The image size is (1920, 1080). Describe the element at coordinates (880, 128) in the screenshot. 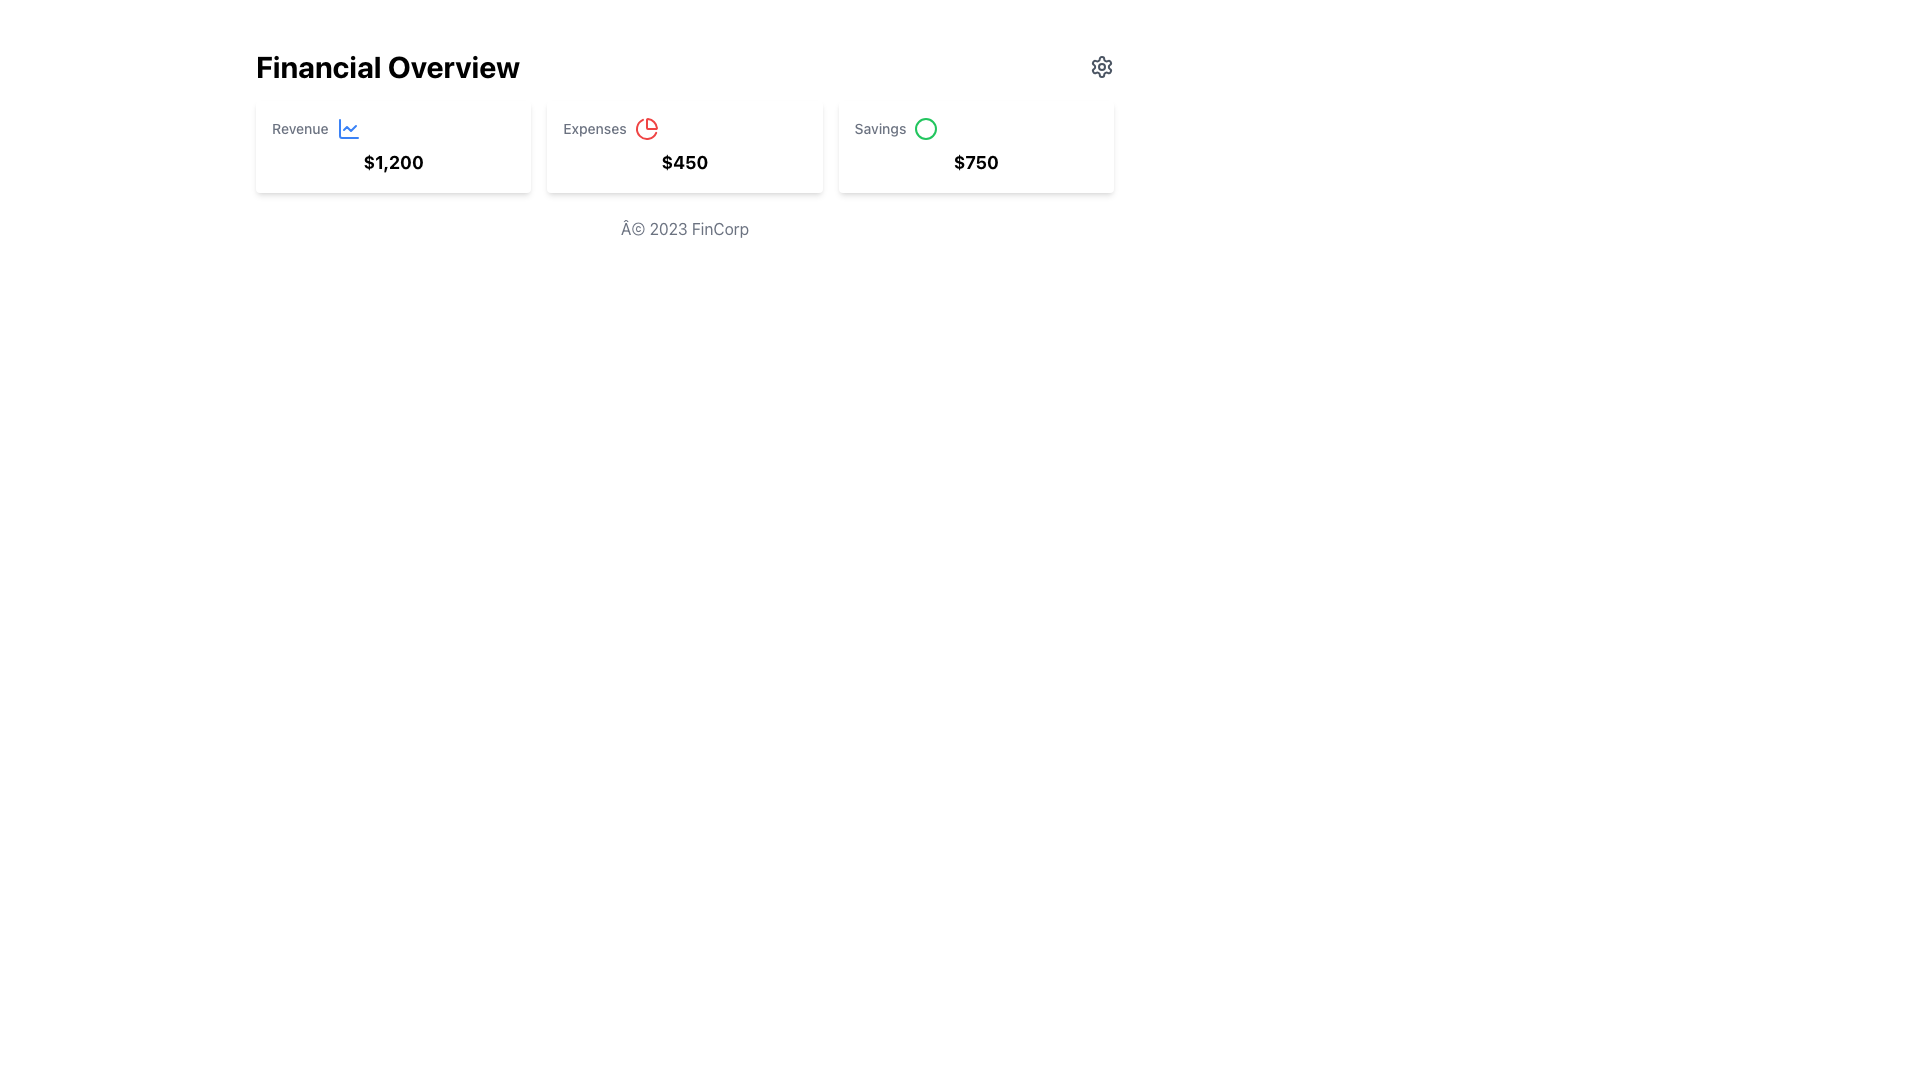

I see `the Text Label indicating the category 'Savings', which is positioned at the top-left corner of its containing flex box and above a monetary value` at that location.